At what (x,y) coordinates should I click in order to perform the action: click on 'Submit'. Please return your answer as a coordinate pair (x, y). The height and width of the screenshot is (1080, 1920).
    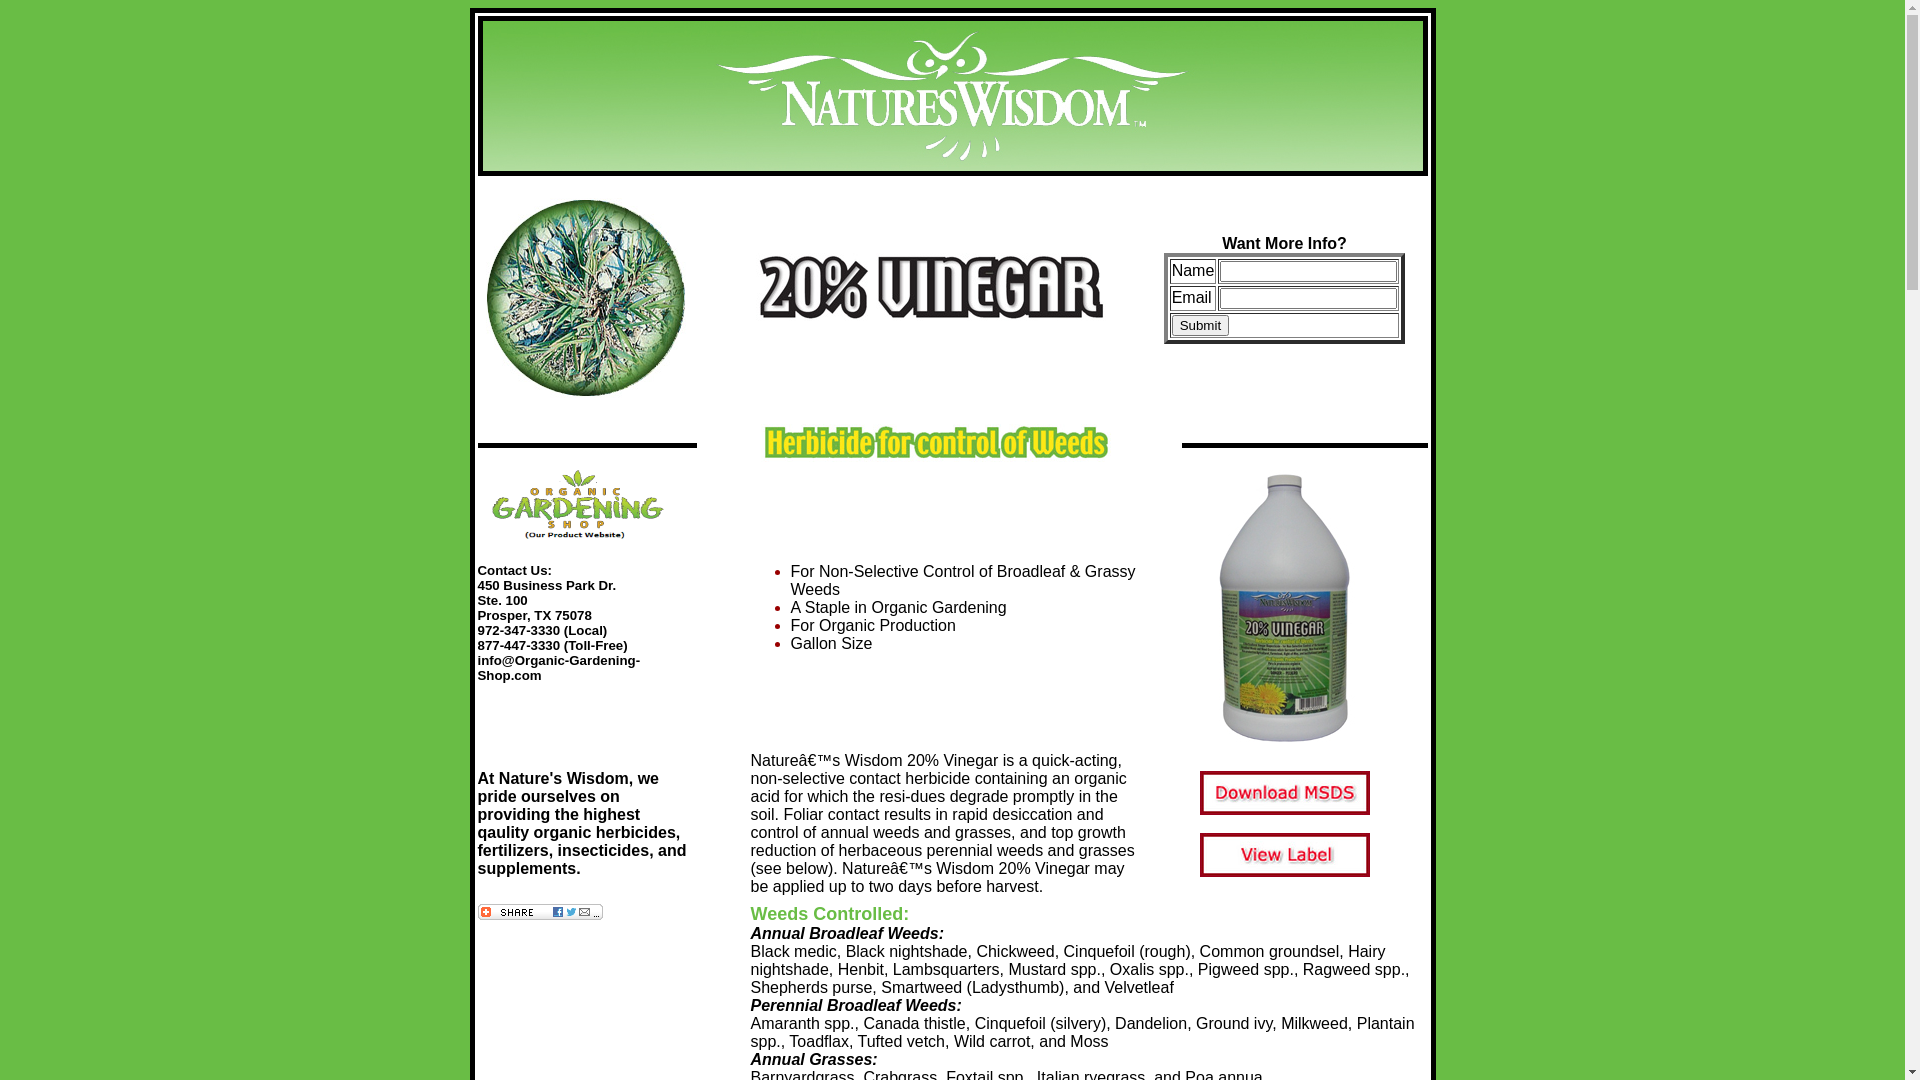
    Looking at the image, I should click on (1200, 323).